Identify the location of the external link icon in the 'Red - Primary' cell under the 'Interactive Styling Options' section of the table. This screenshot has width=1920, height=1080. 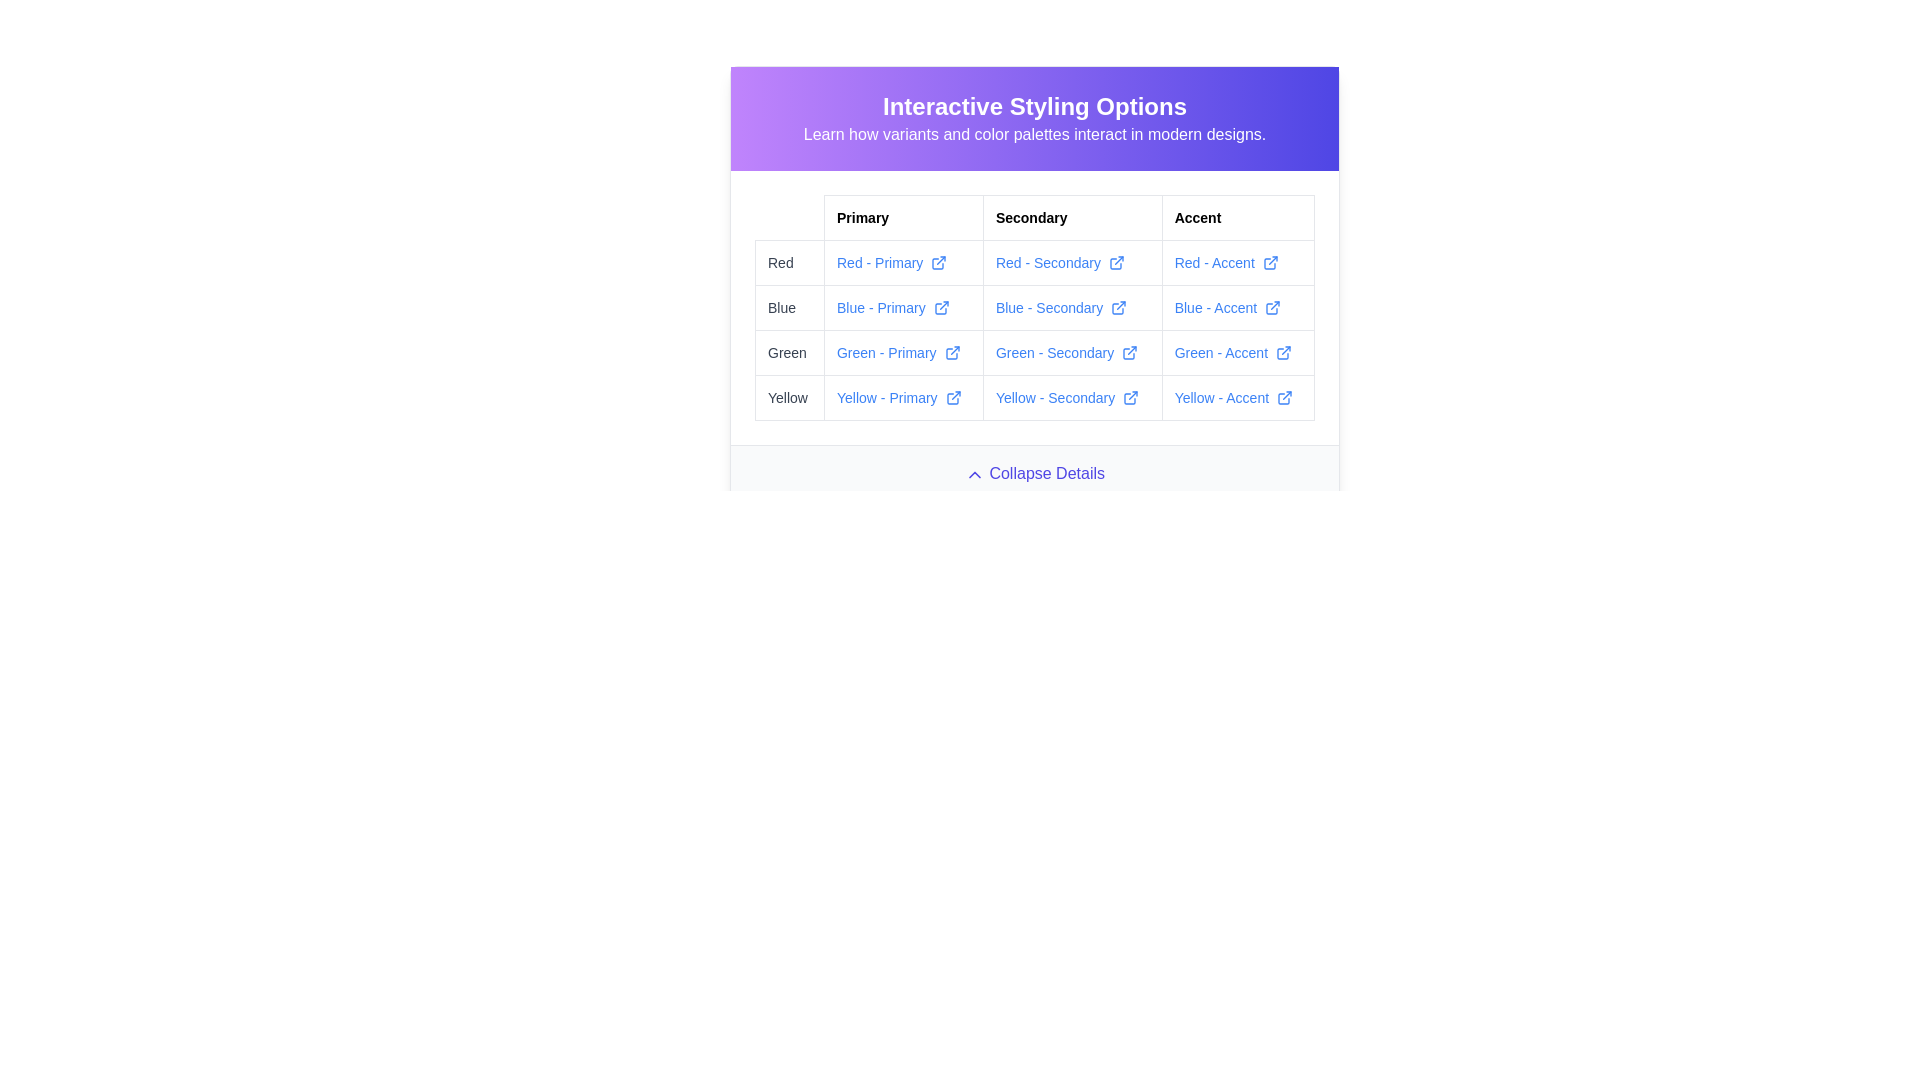
(938, 261).